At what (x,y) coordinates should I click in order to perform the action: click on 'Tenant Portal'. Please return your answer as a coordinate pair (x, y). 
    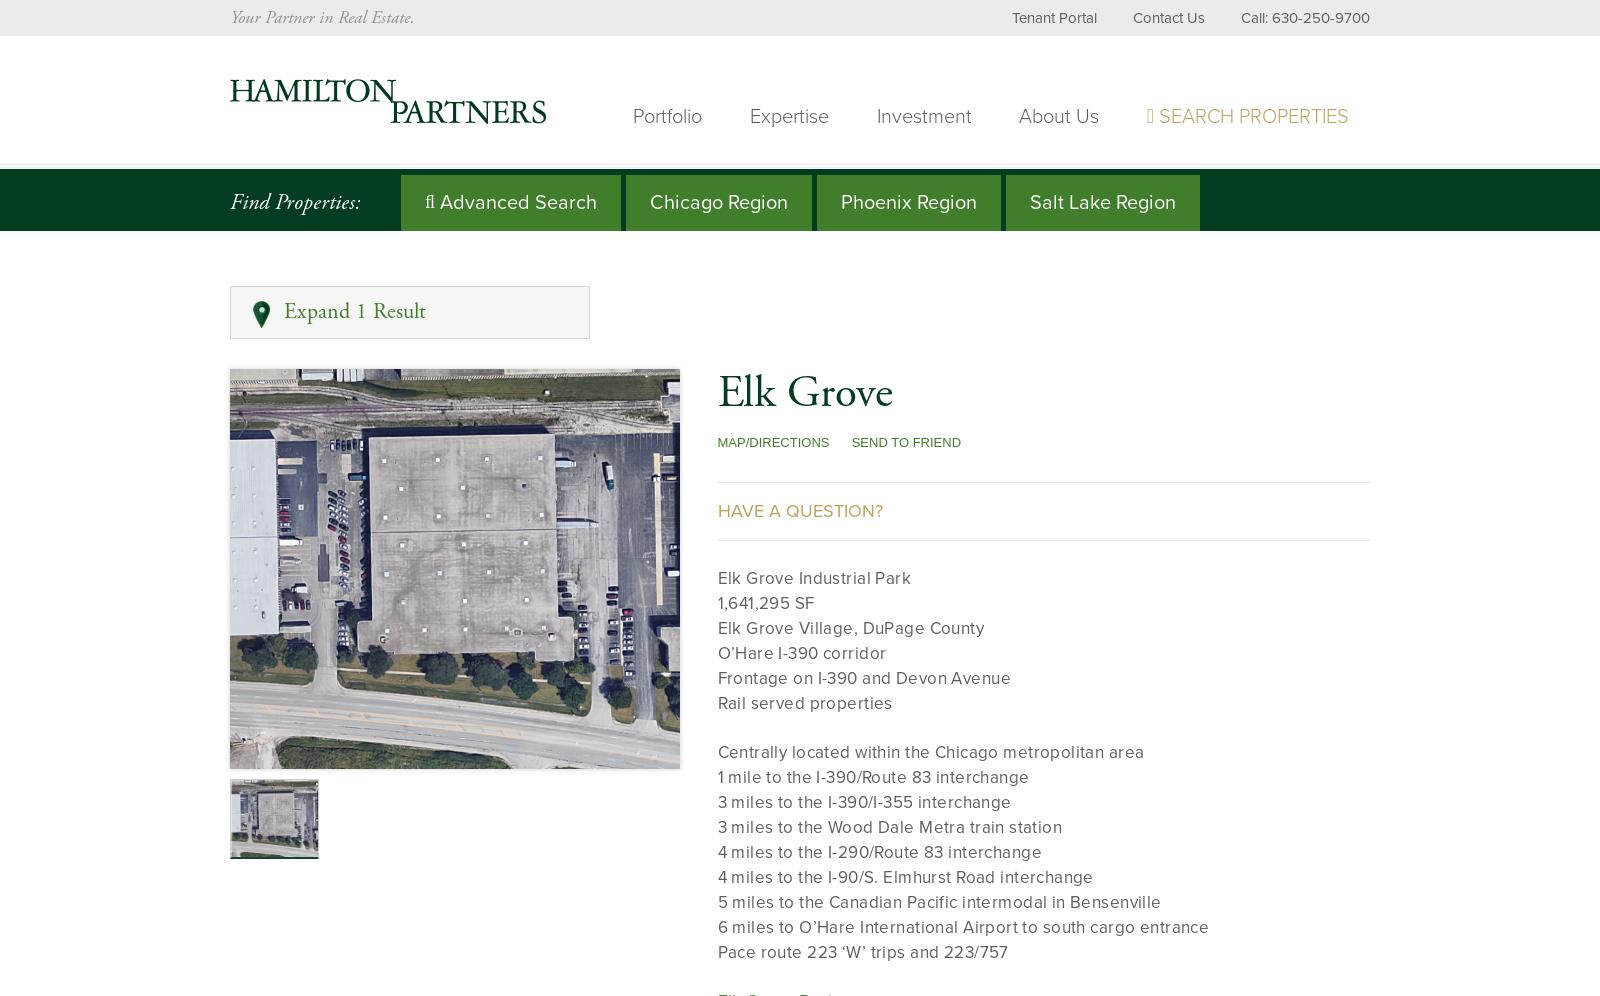
    Looking at the image, I should click on (1011, 18).